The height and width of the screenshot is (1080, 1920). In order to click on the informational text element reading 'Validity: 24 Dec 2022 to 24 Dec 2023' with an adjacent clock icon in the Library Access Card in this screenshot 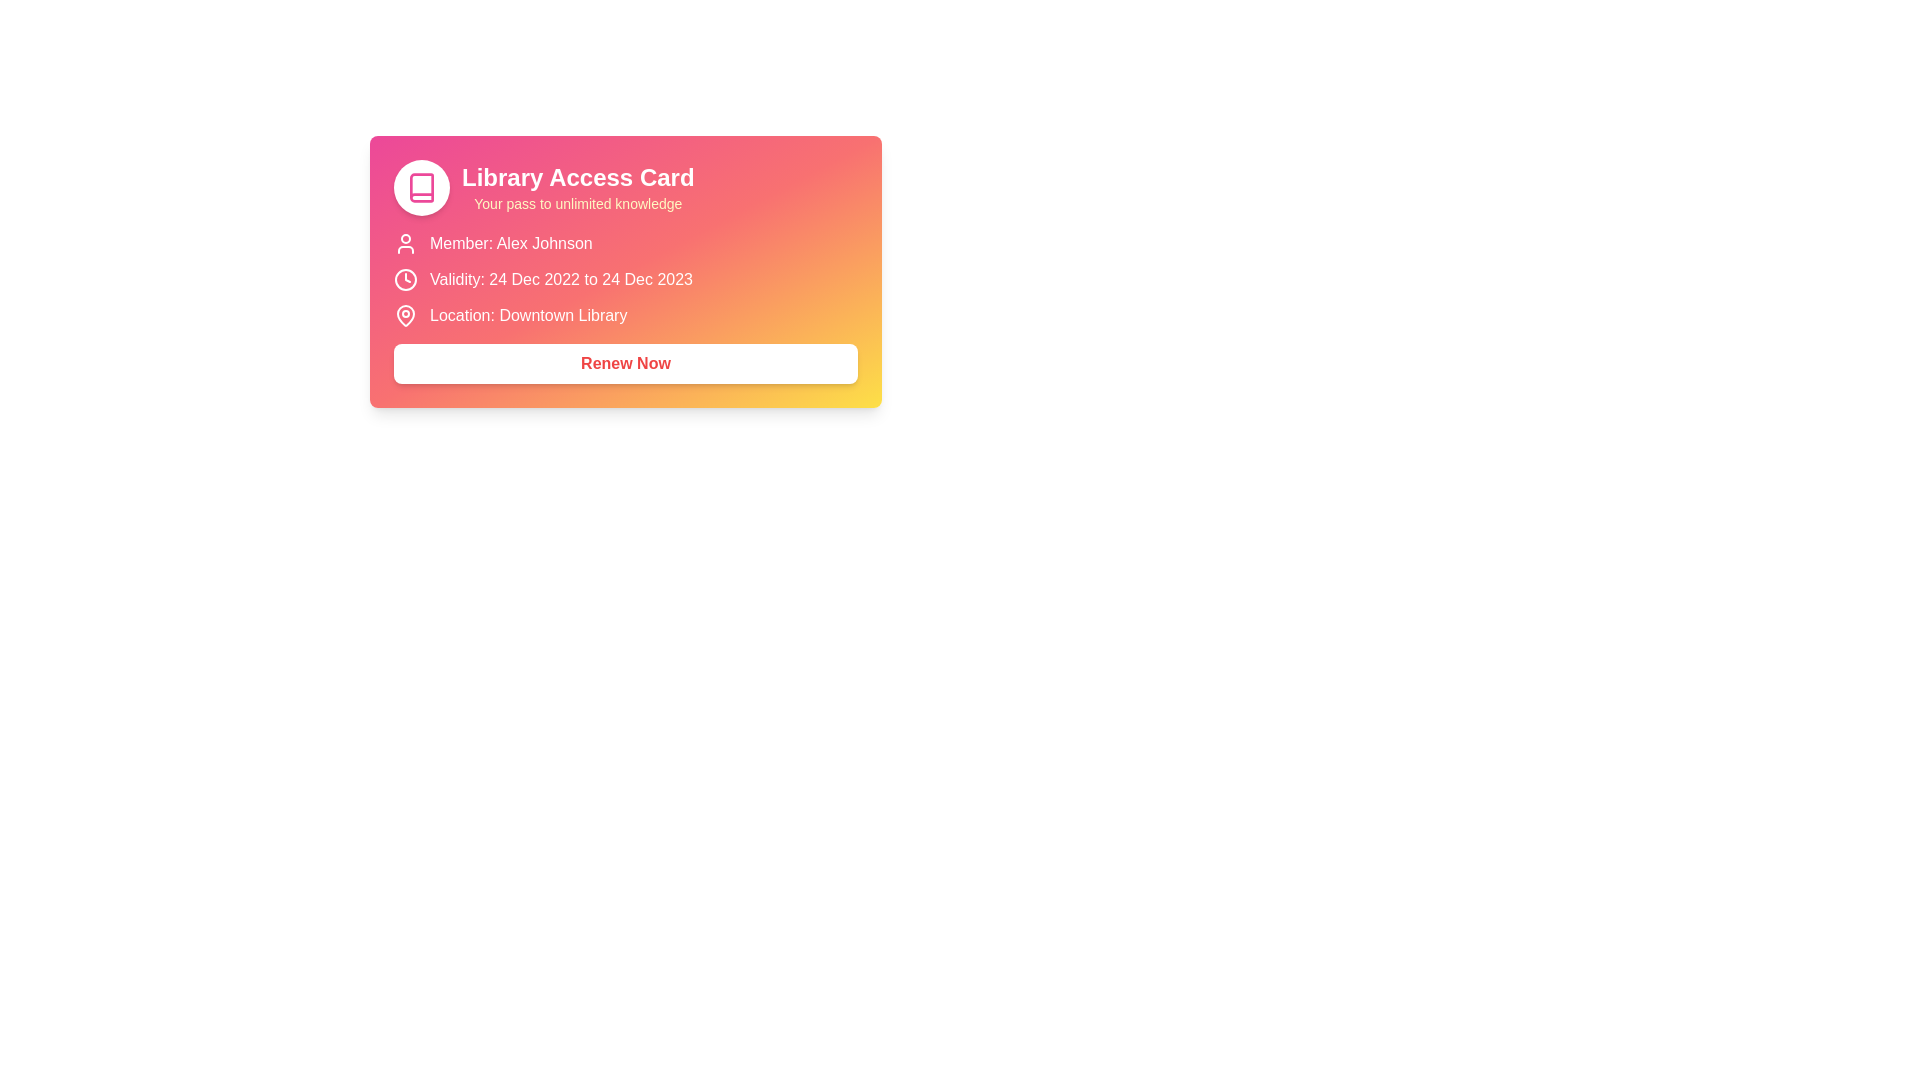, I will do `click(624, 280)`.